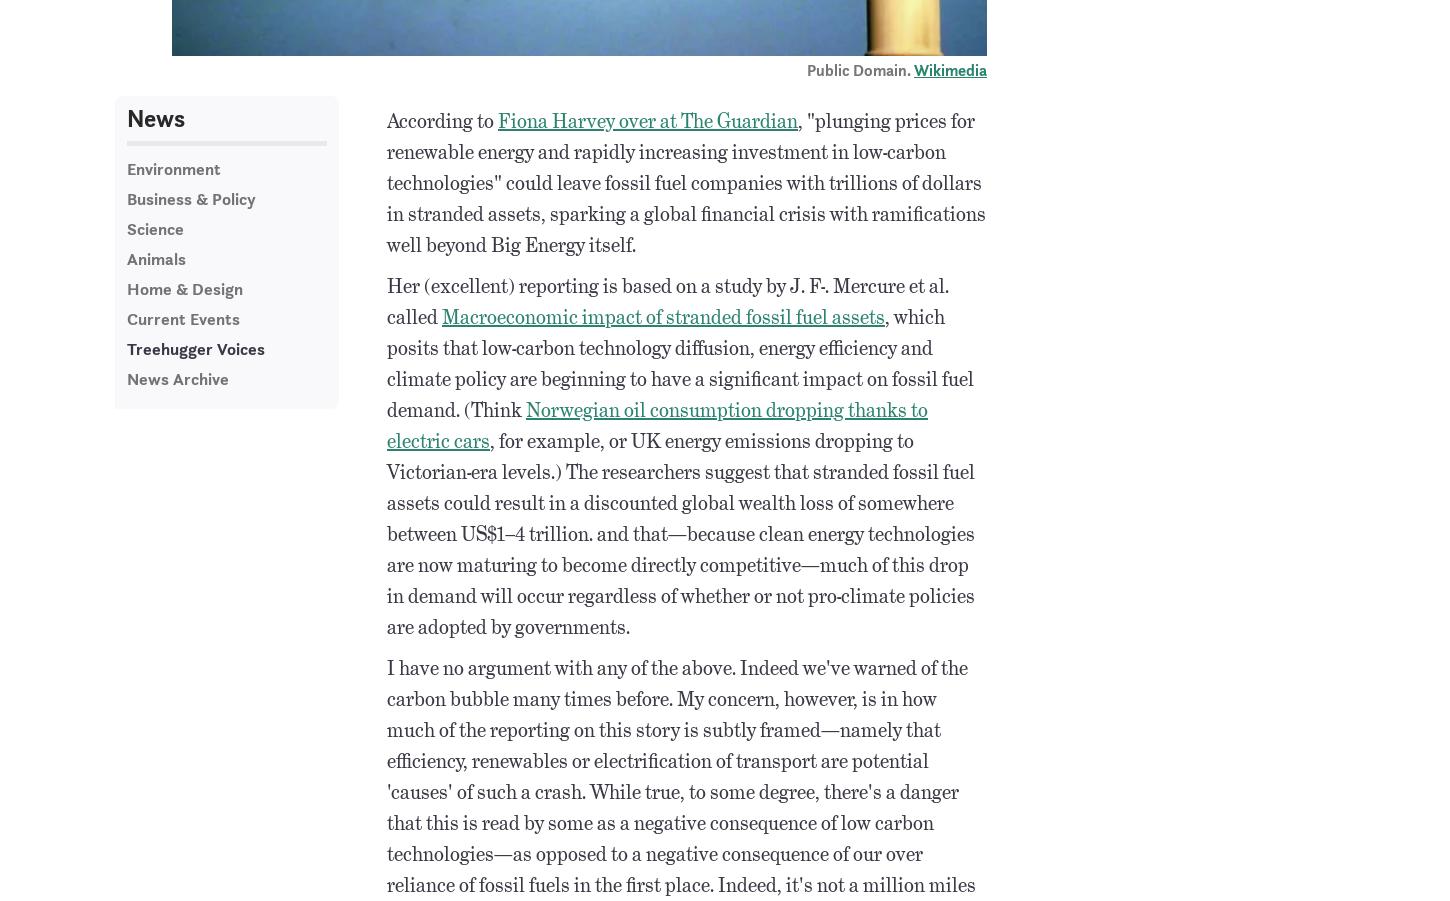  Describe the element at coordinates (126, 289) in the screenshot. I see `'Home & Design'` at that location.